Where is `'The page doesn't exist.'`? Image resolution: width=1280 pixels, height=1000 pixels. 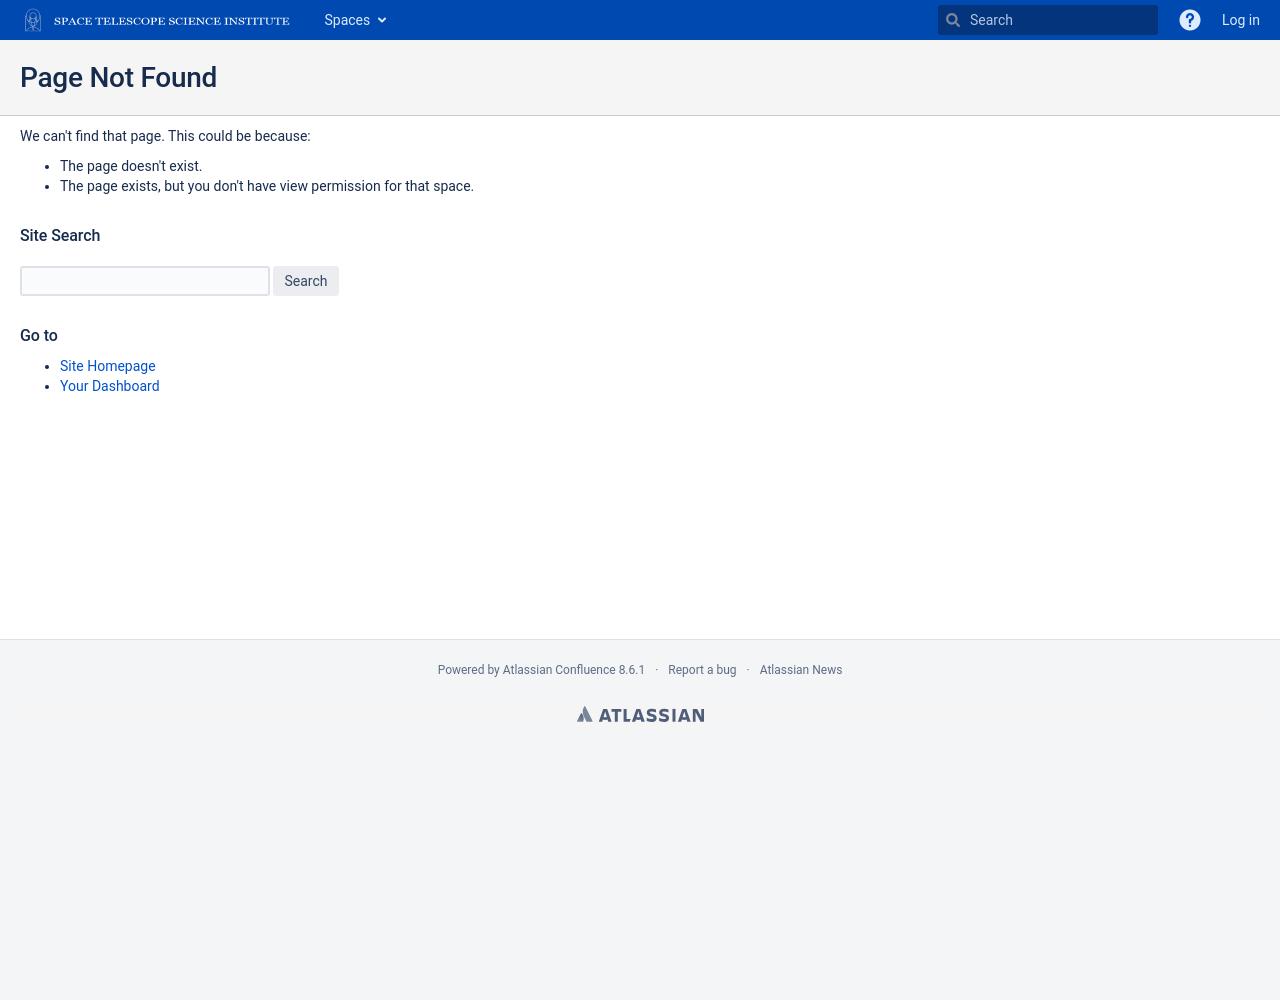
'The page doesn't exist.' is located at coordinates (129, 166).